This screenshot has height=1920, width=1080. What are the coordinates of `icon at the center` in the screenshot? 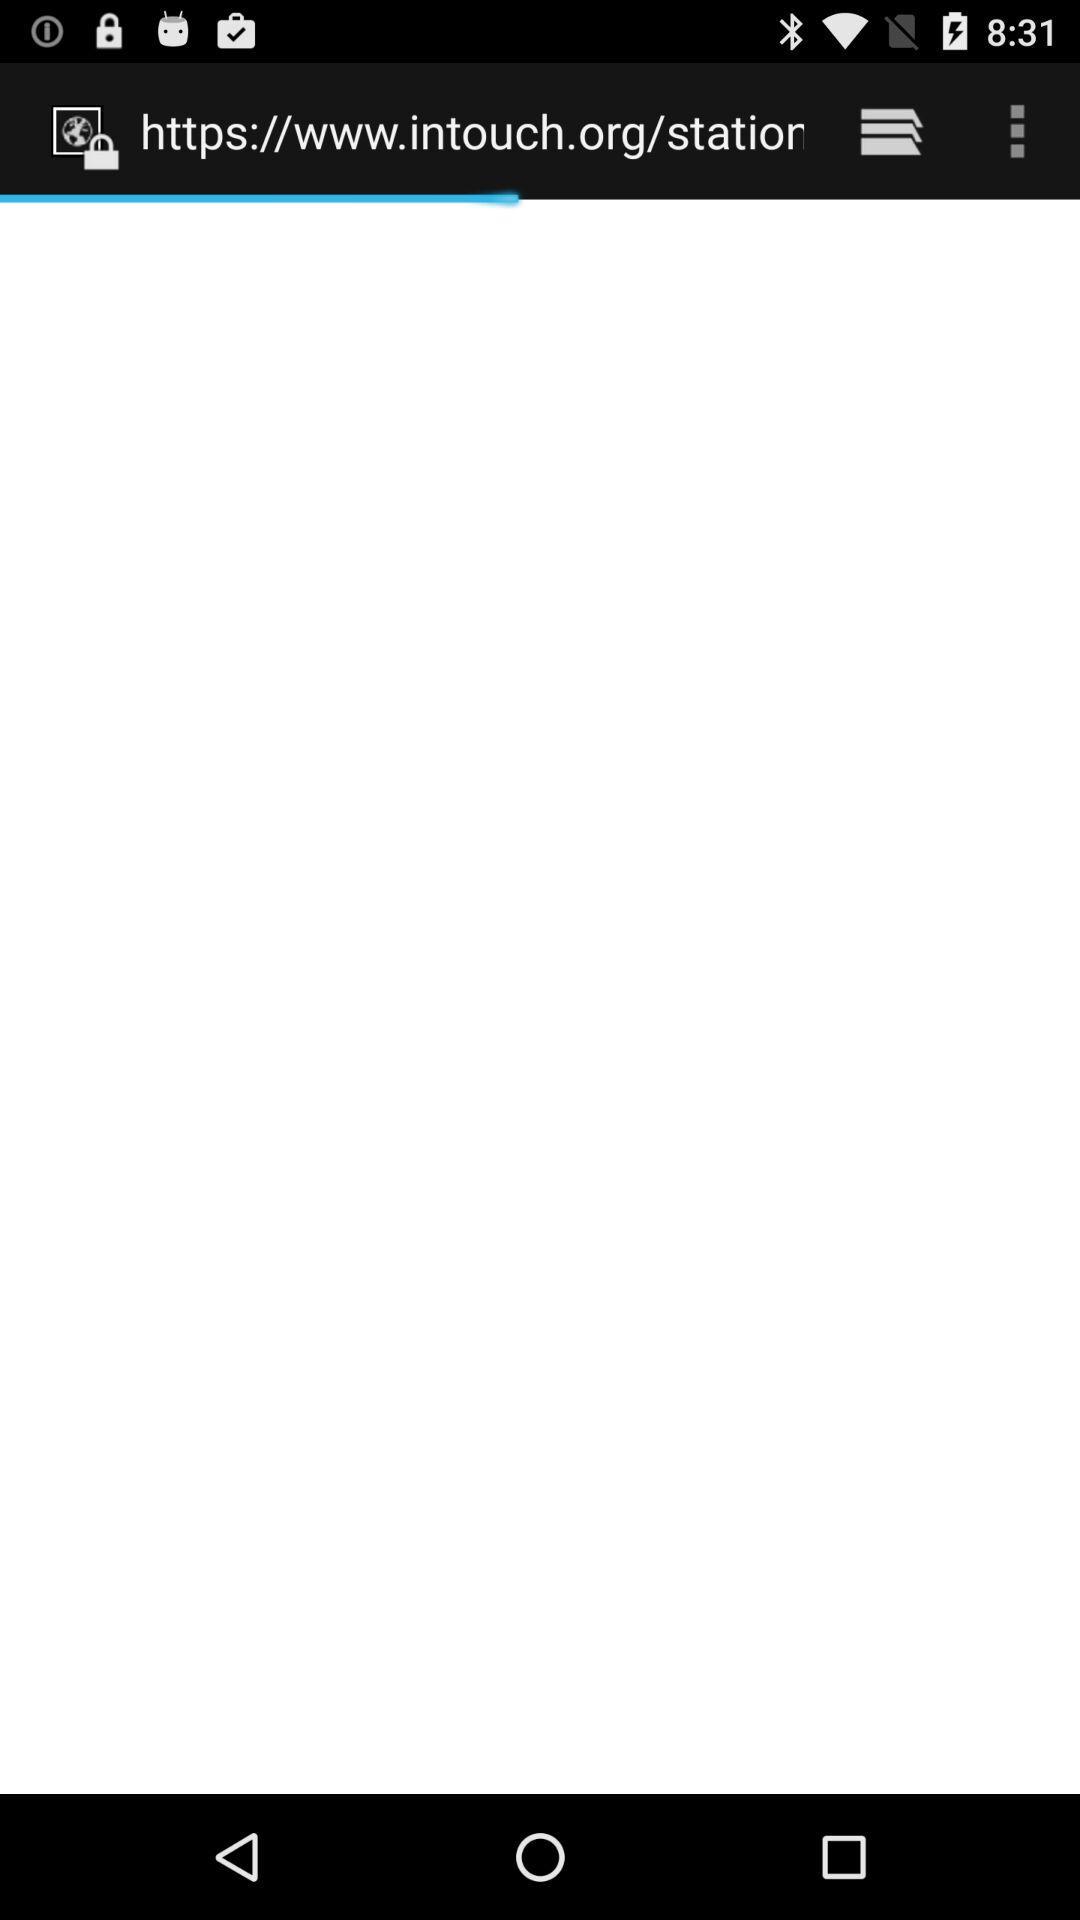 It's located at (540, 996).